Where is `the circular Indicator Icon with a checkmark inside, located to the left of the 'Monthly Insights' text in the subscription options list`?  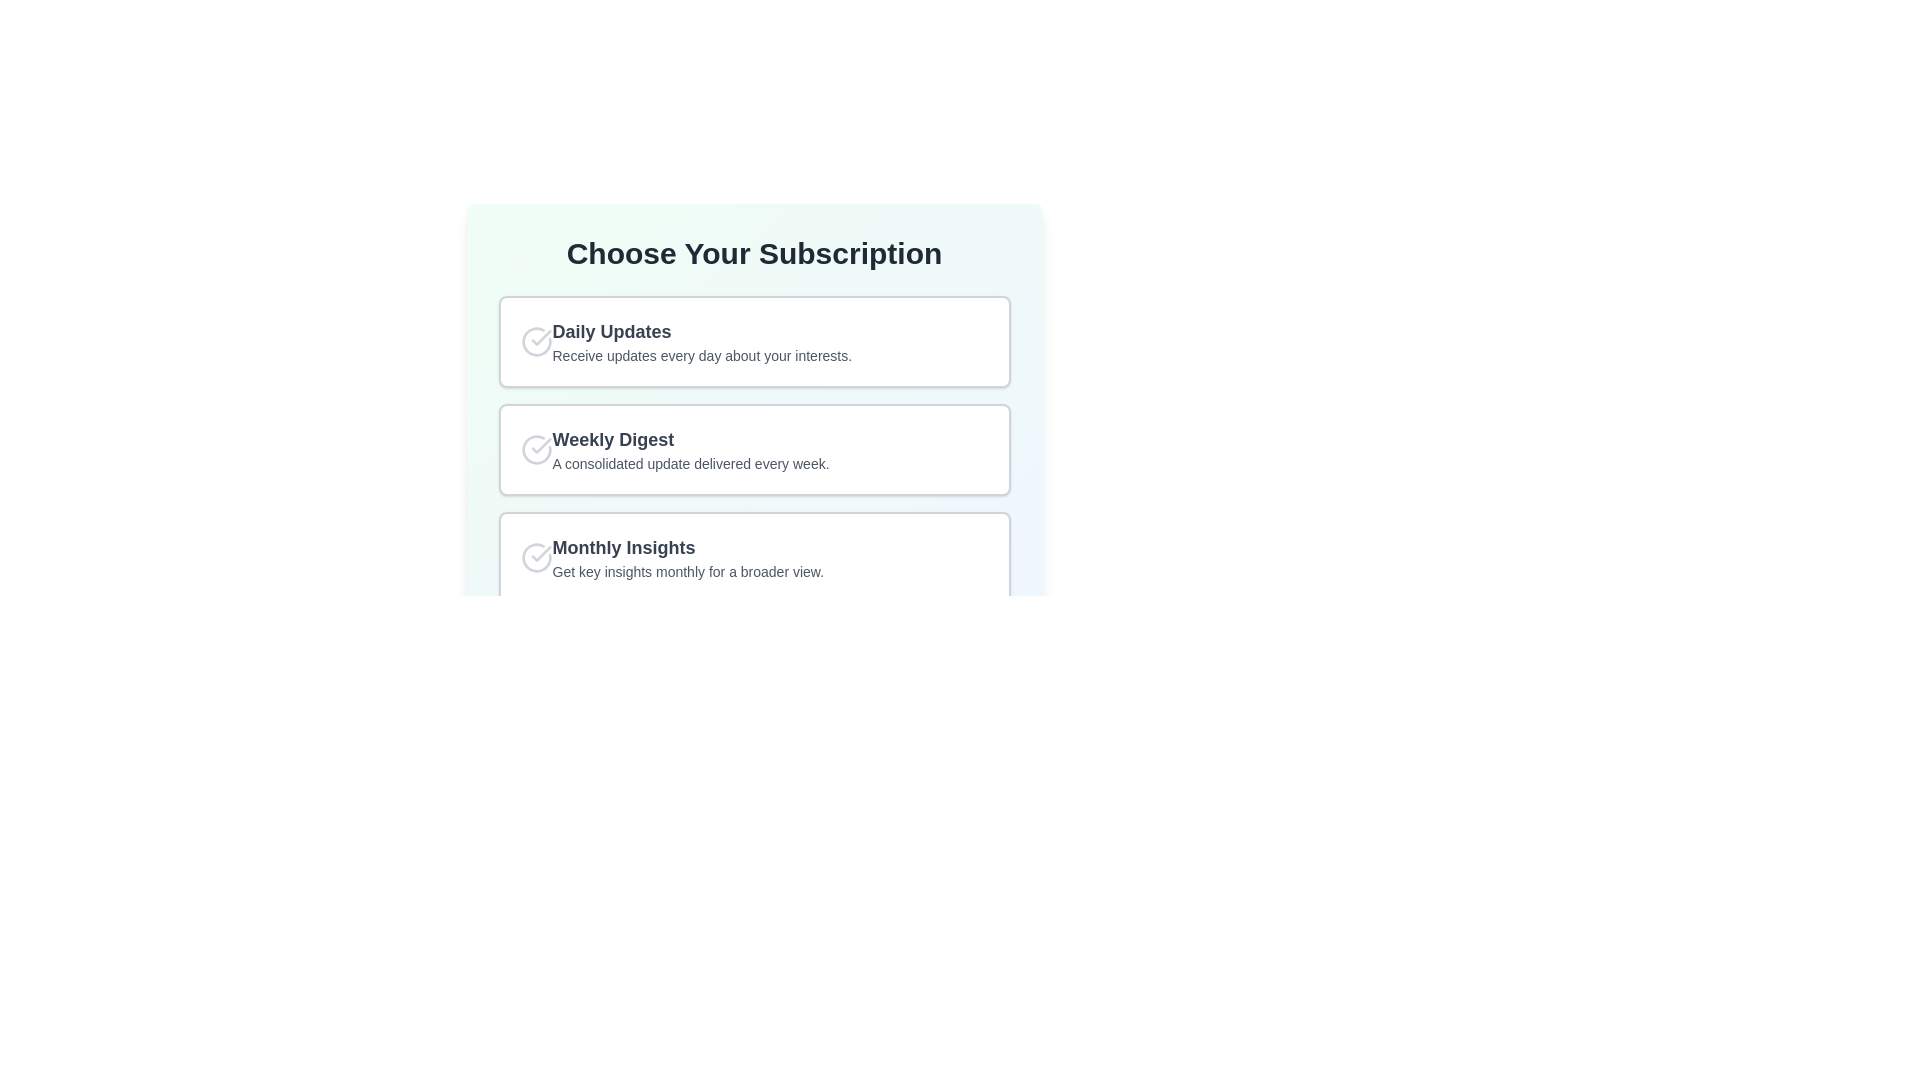 the circular Indicator Icon with a checkmark inside, located to the left of the 'Monthly Insights' text in the subscription options list is located at coordinates (536, 558).